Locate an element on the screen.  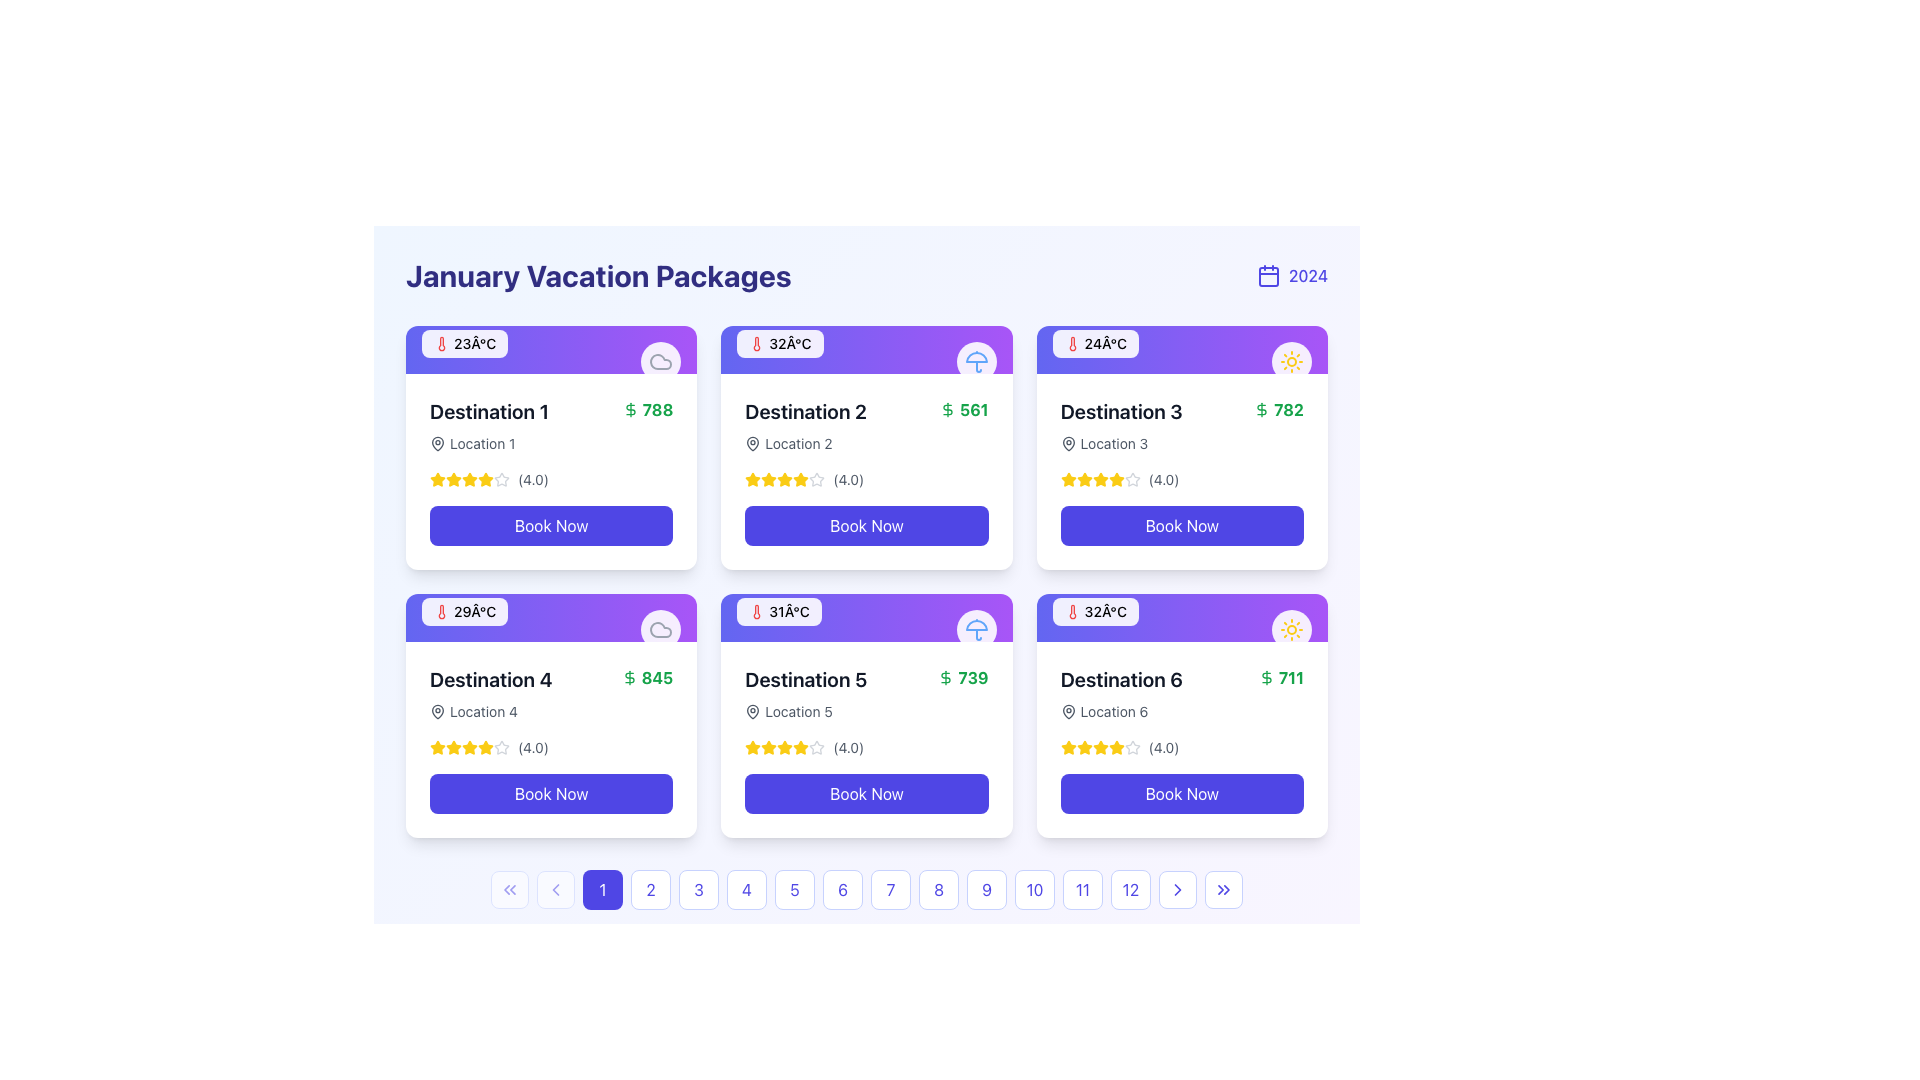
the yellow star icon, which is the third star in the sequence of five stars located below the text '(4.0)' on the 'Destination 6' card in the bottom-right corner of the grid layout is located at coordinates (1083, 748).